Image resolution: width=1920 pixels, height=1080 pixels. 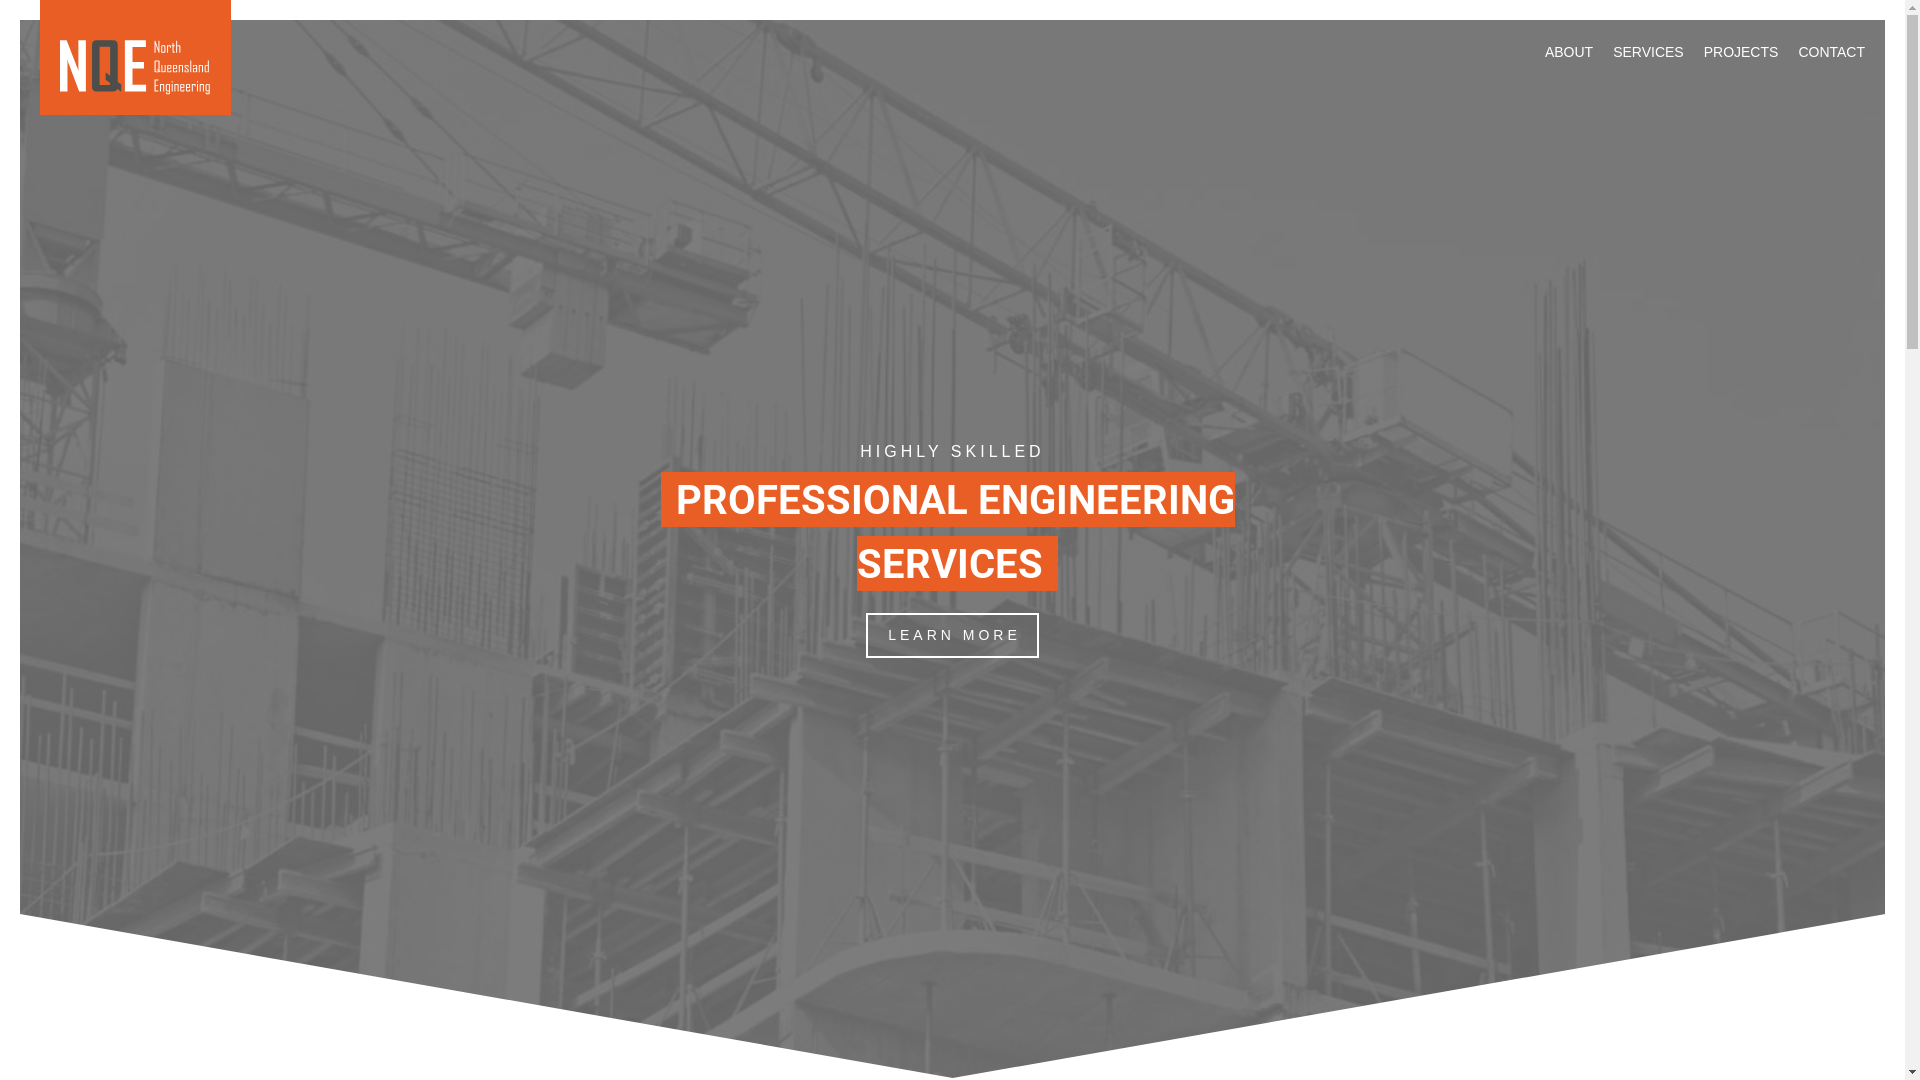 What do you see at coordinates (1612, 50) in the screenshot?
I see `'SERVICES'` at bounding box center [1612, 50].